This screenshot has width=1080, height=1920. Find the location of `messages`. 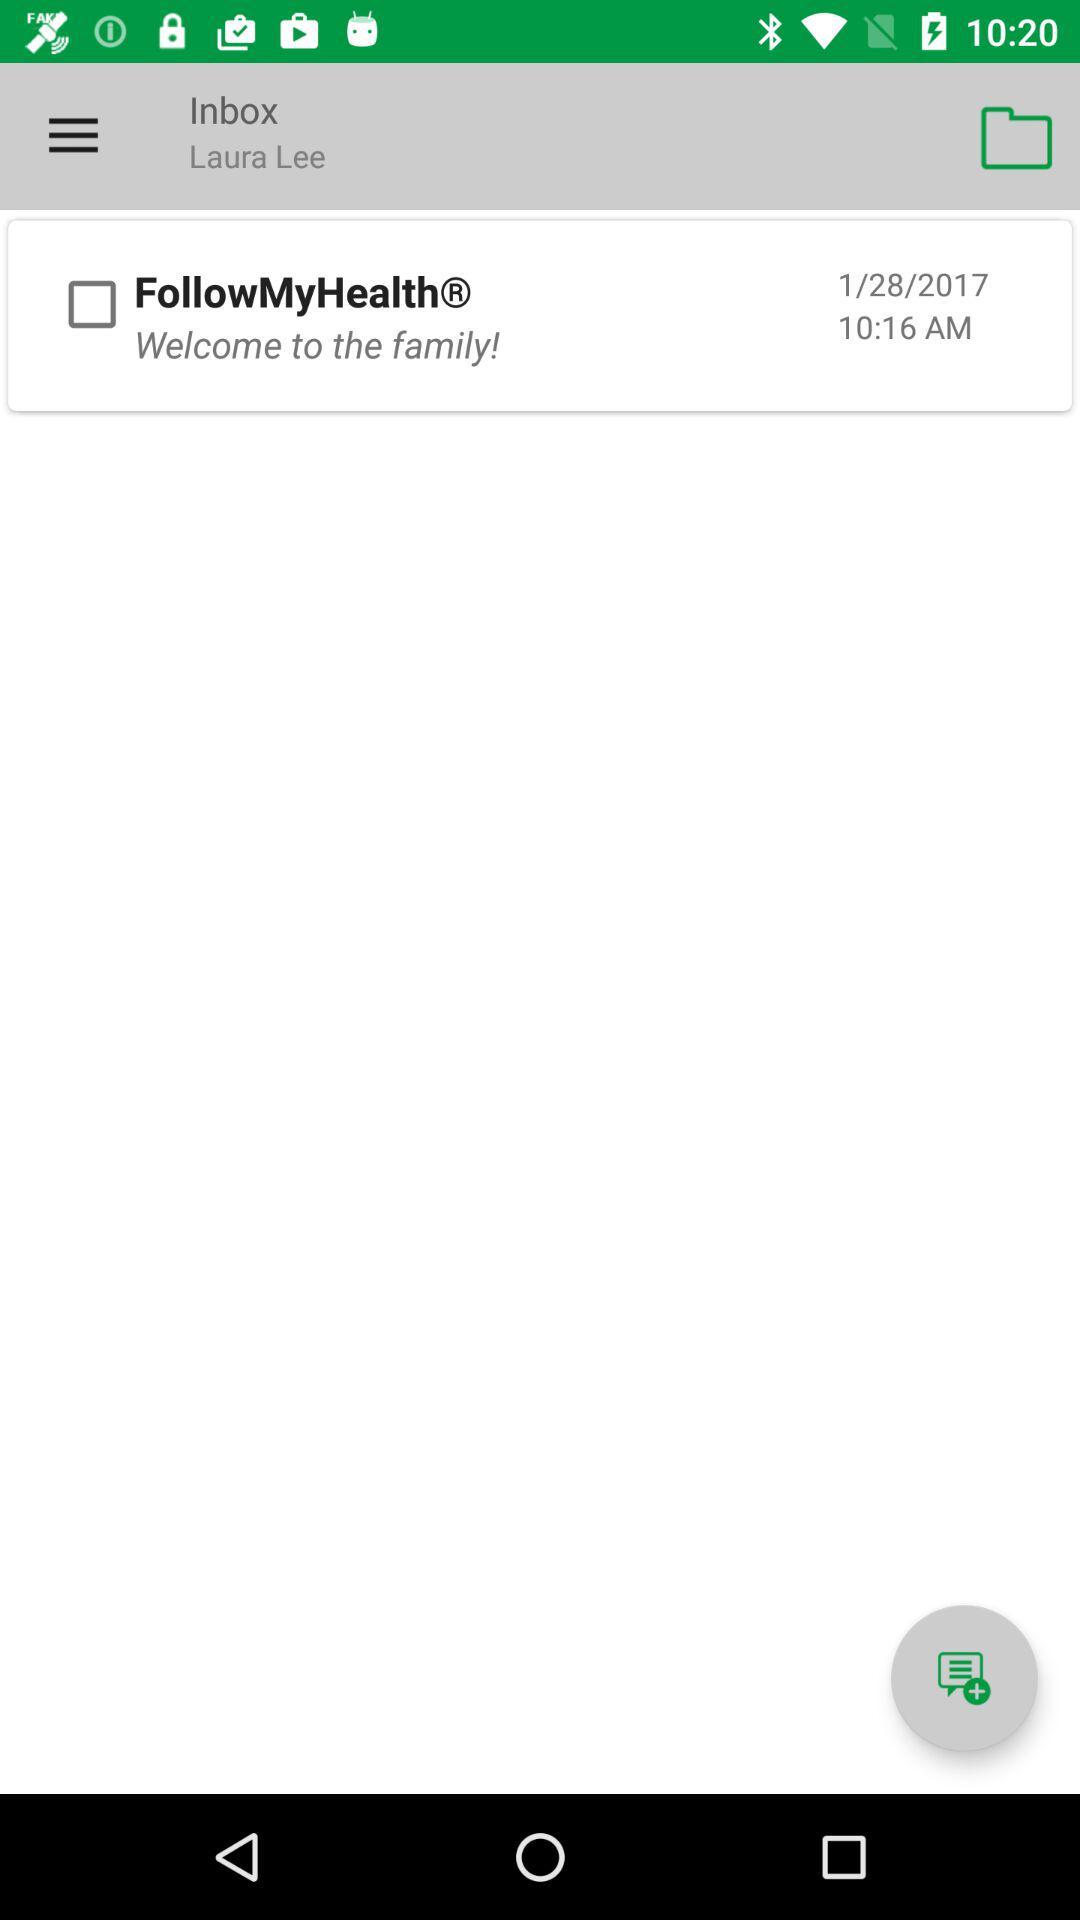

messages is located at coordinates (963, 1678).